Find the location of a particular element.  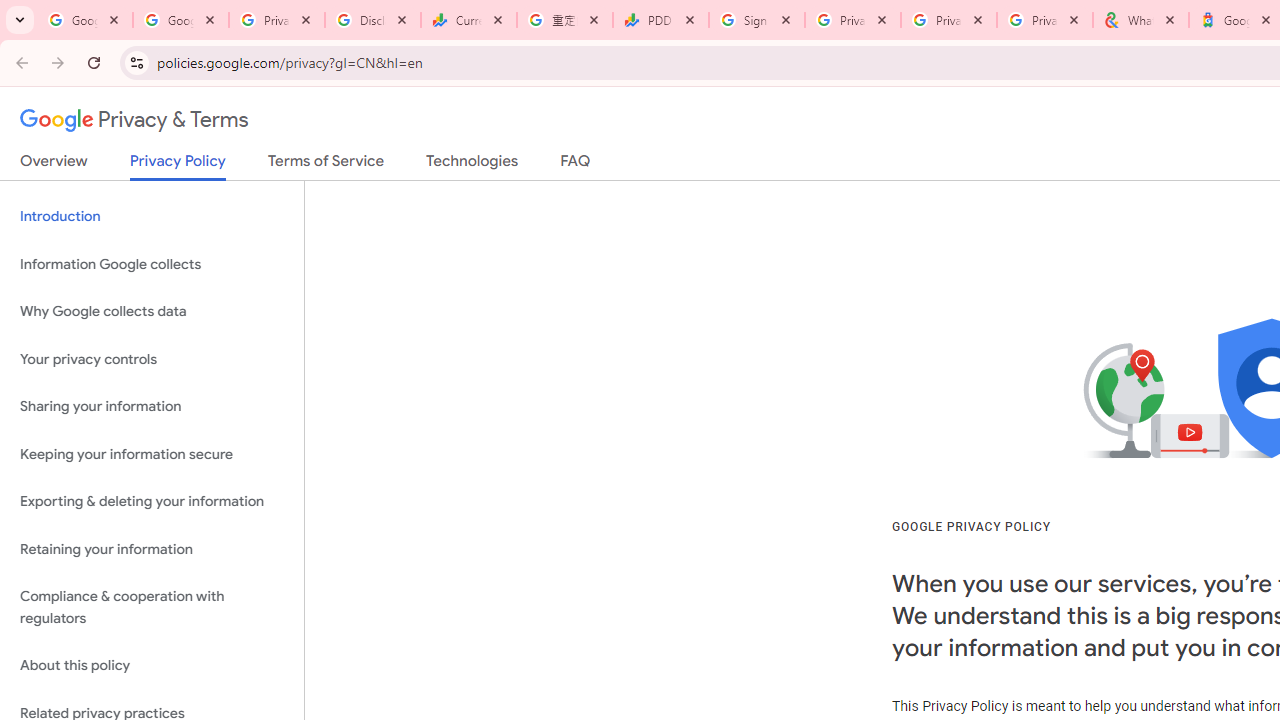

'PDD Holdings Inc - ADR (PDD) Price & News - Google Finance' is located at coordinates (661, 20).